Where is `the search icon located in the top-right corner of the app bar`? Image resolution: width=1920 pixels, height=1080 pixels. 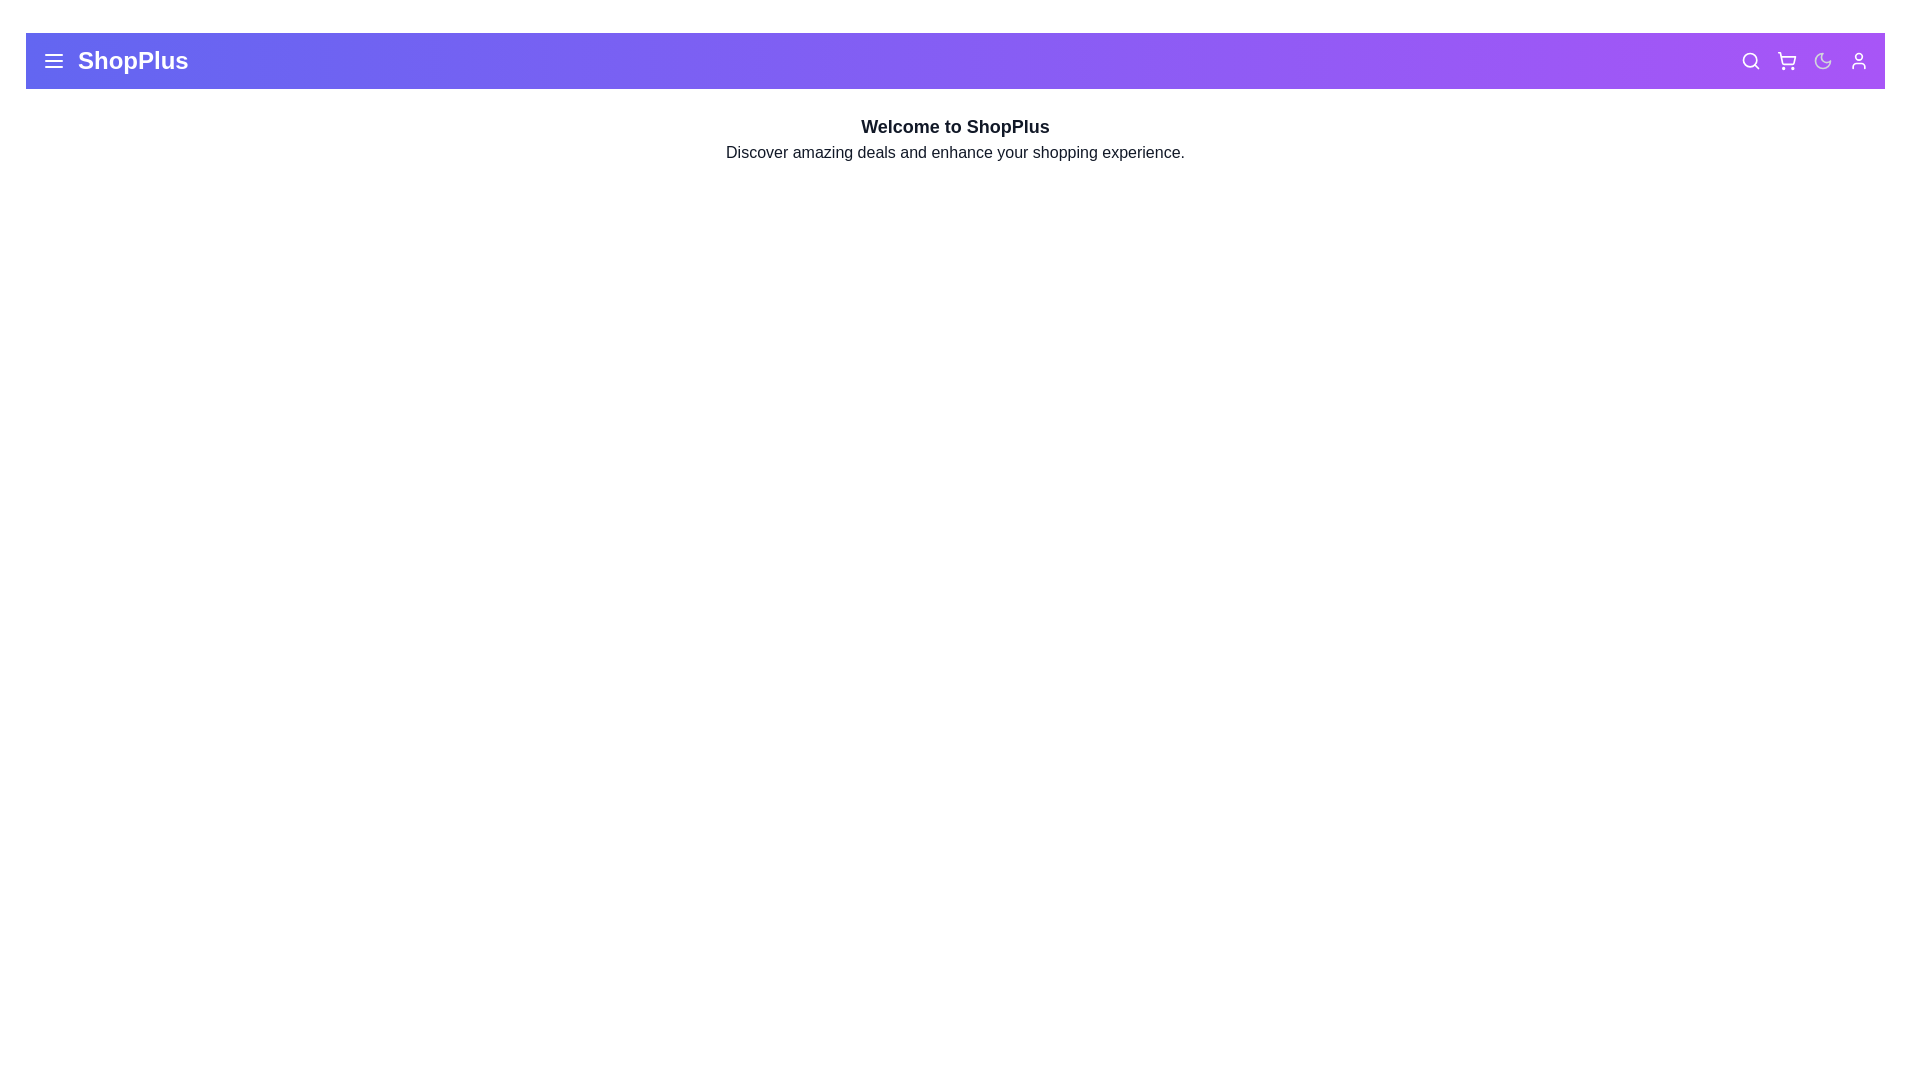
the search icon located in the top-right corner of the app bar is located at coordinates (1750, 60).